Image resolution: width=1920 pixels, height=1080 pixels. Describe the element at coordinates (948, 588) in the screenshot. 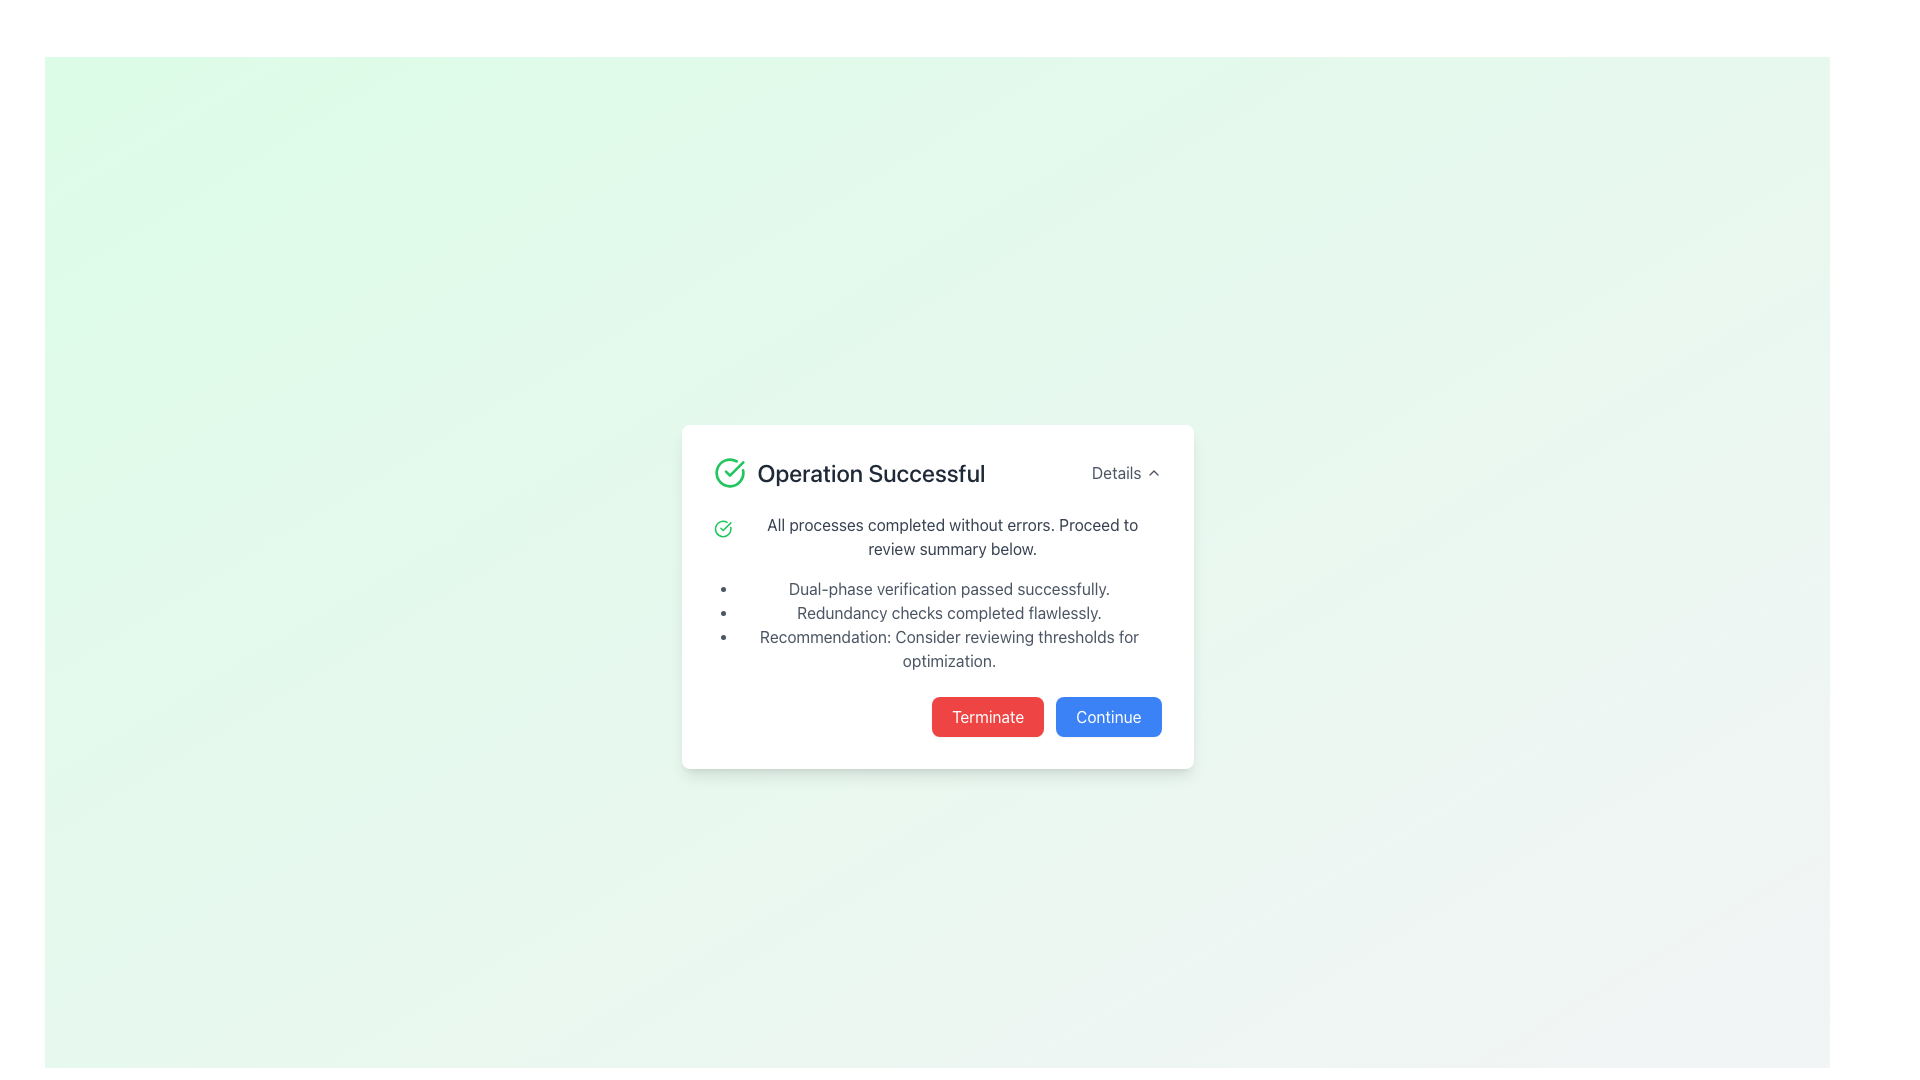

I see `informational text element that indicates the successful completion of operations, located under the header 'Operation Successful.'` at that location.